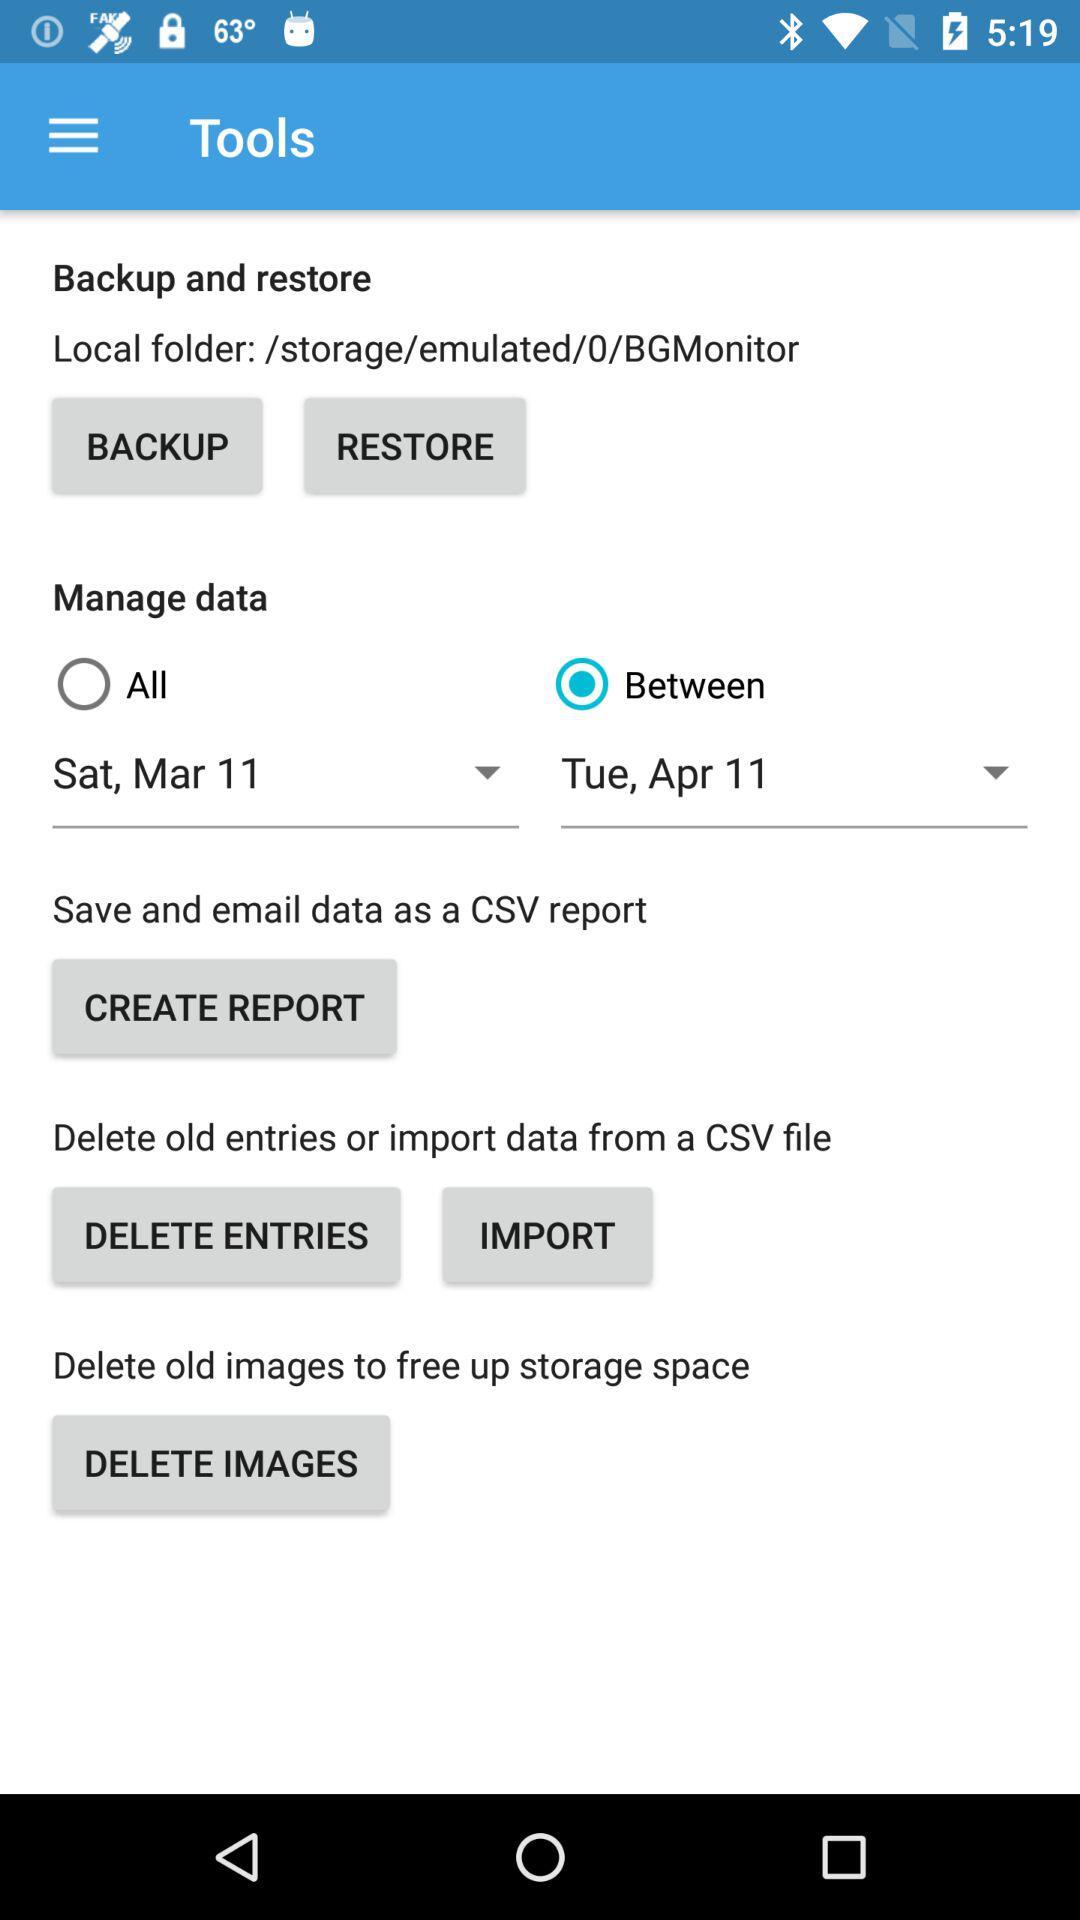 The image size is (1080, 1920). I want to click on the icon next to the between icon, so click(285, 782).